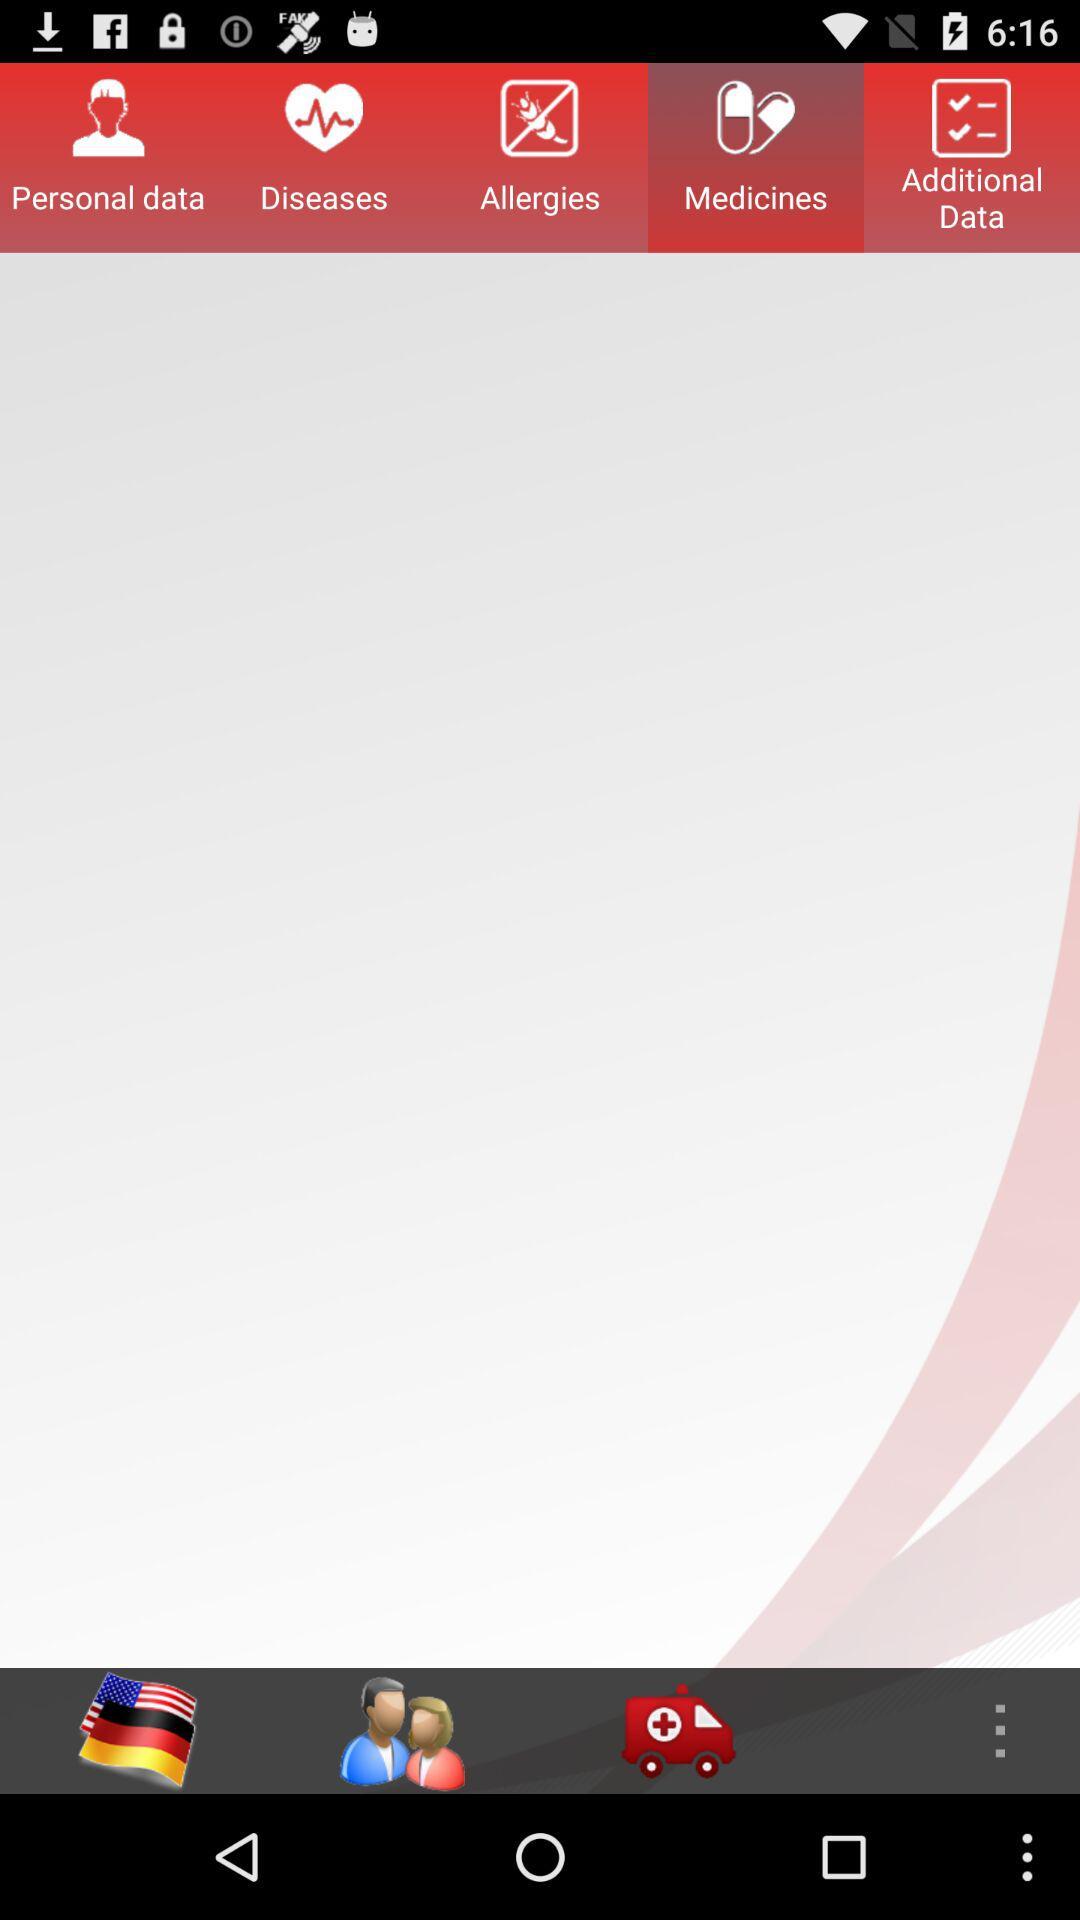 The height and width of the screenshot is (1920, 1080). I want to click on the icon to the right of medicines button, so click(971, 156).